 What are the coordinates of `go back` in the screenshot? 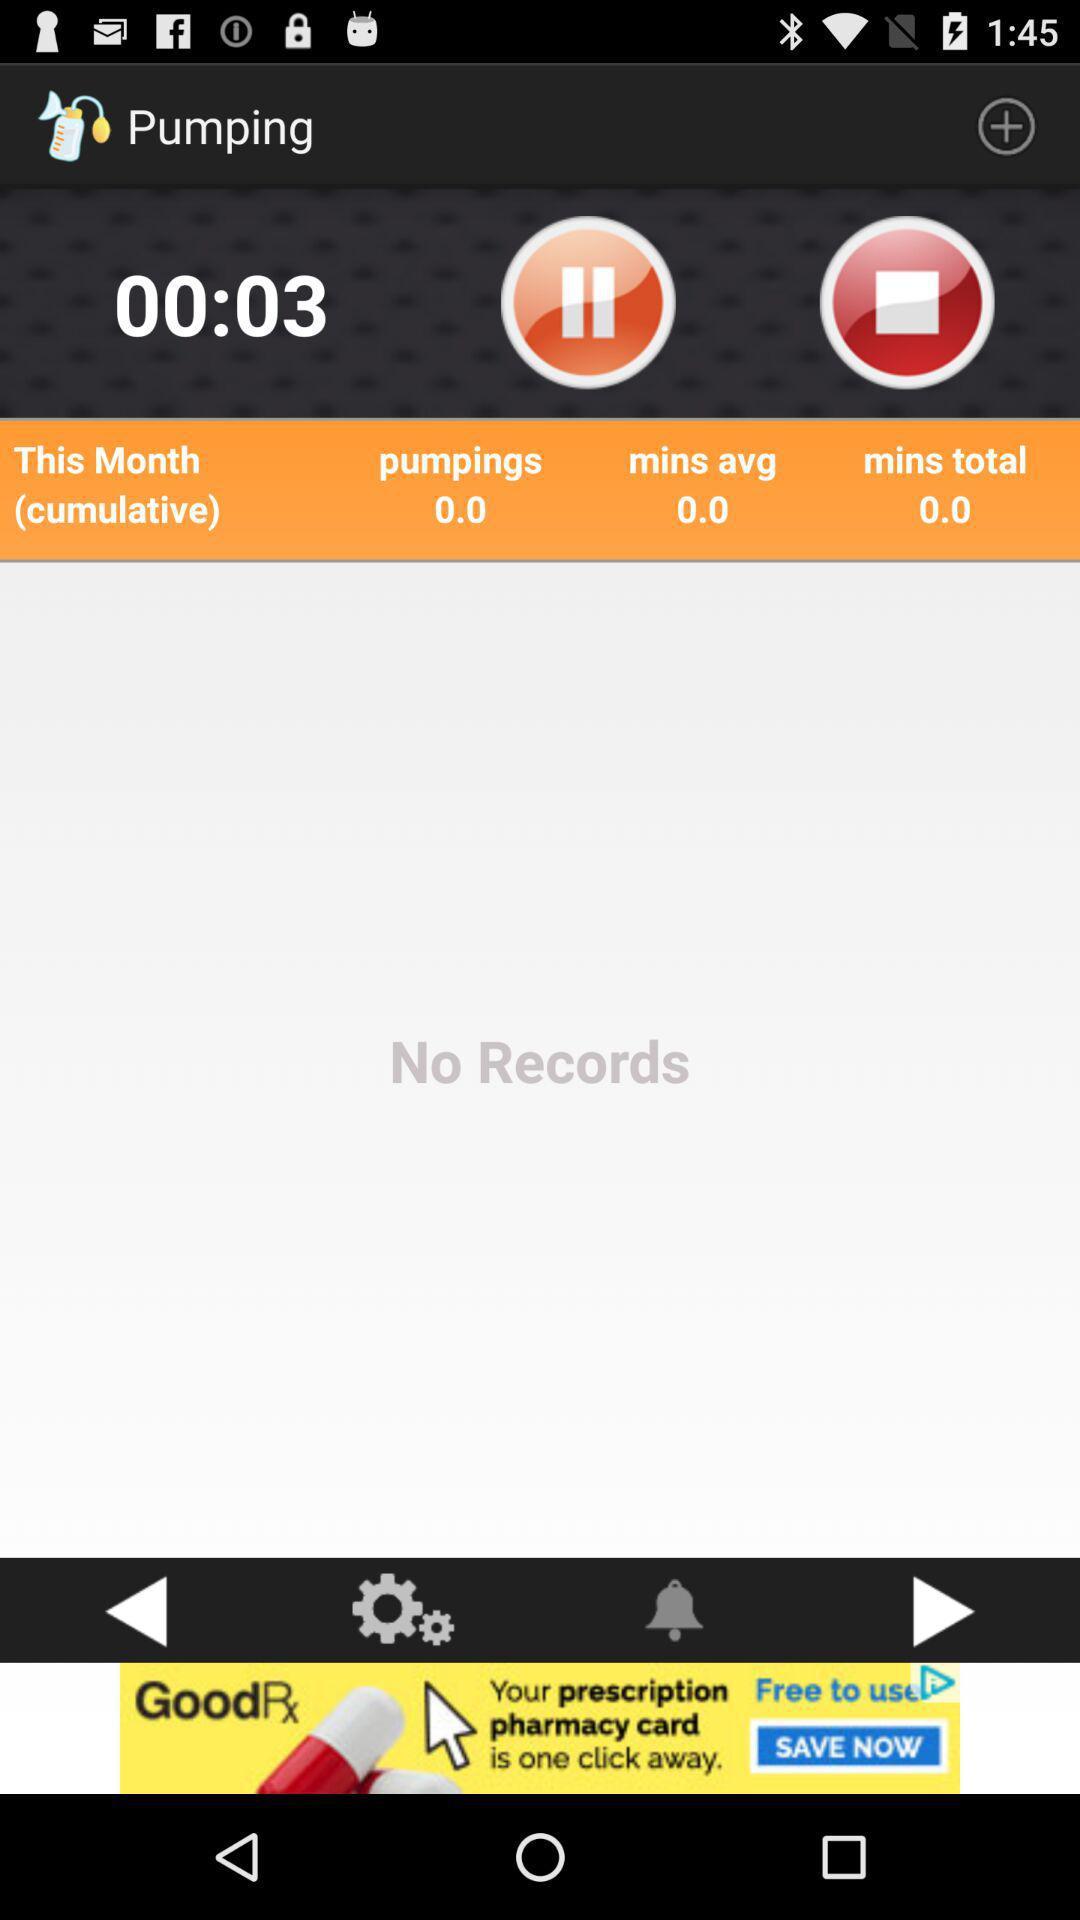 It's located at (135, 1610).